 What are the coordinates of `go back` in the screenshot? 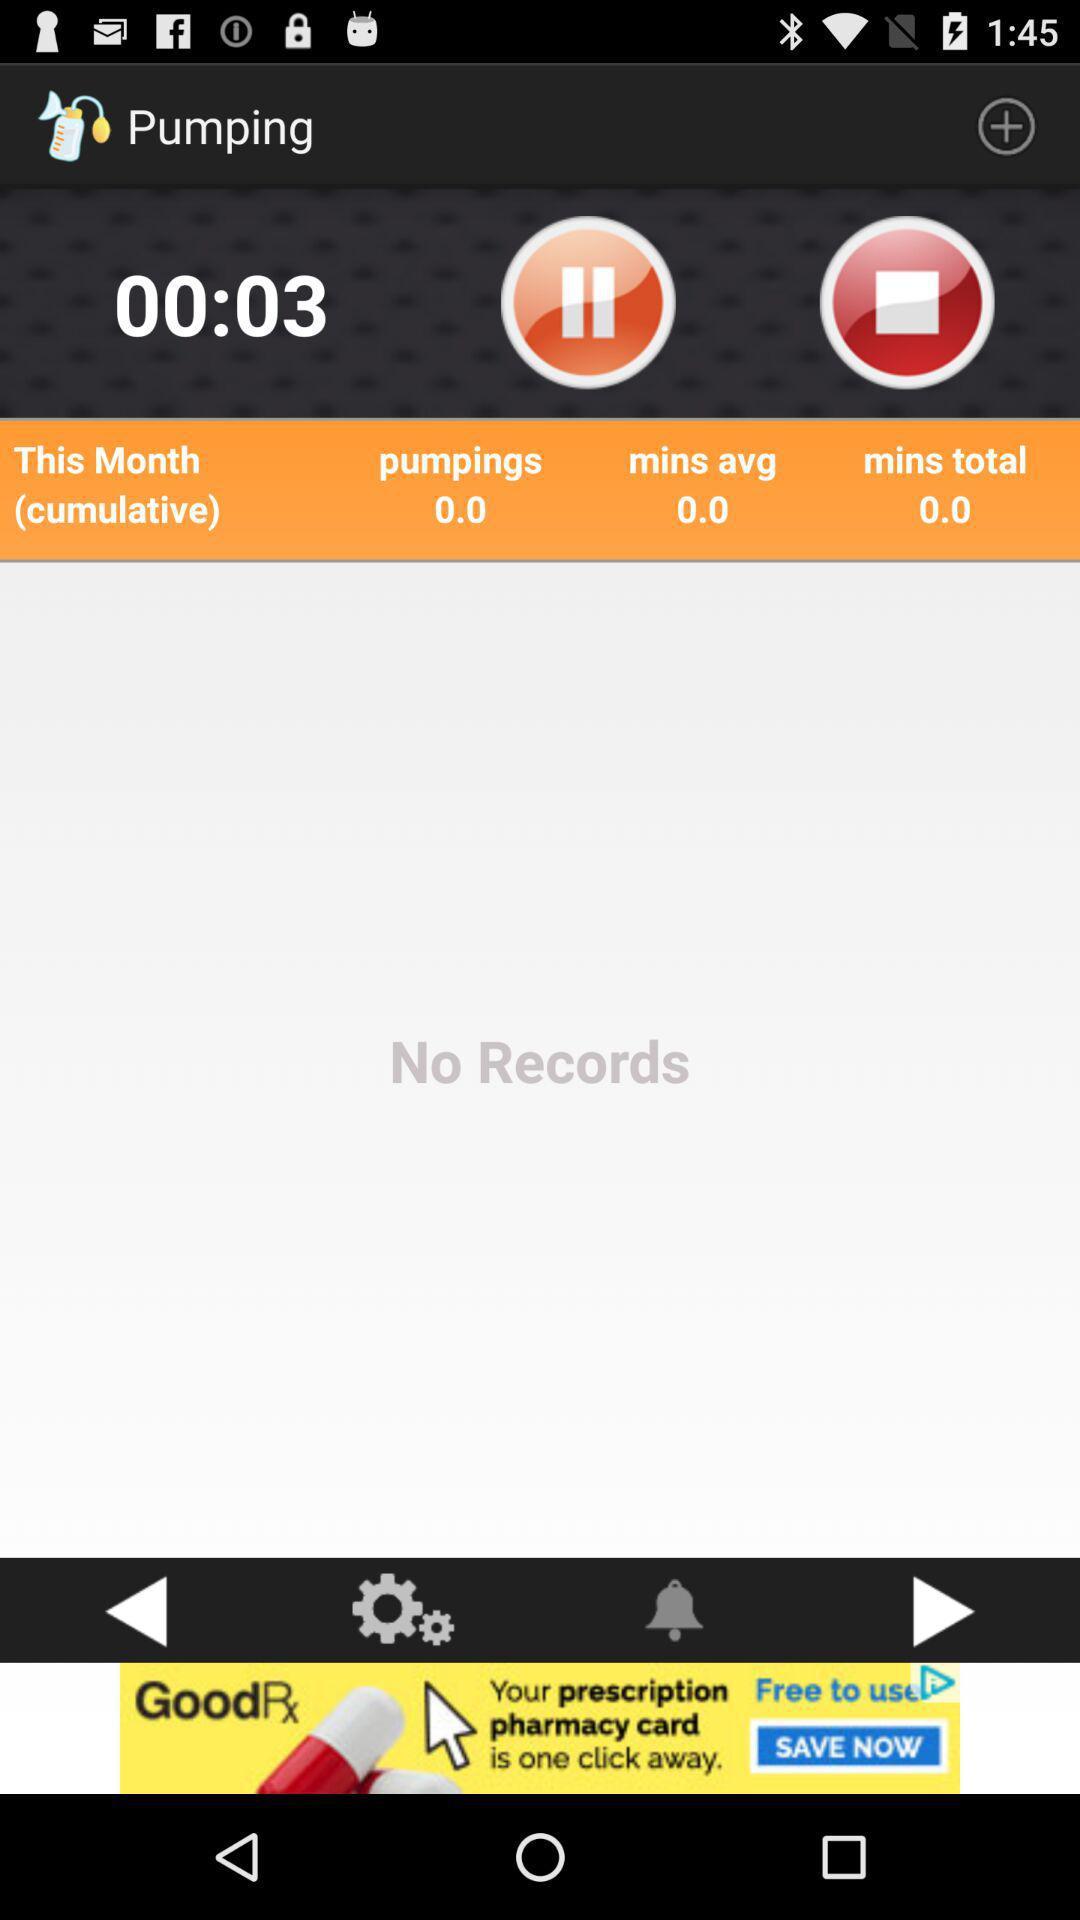 It's located at (135, 1610).